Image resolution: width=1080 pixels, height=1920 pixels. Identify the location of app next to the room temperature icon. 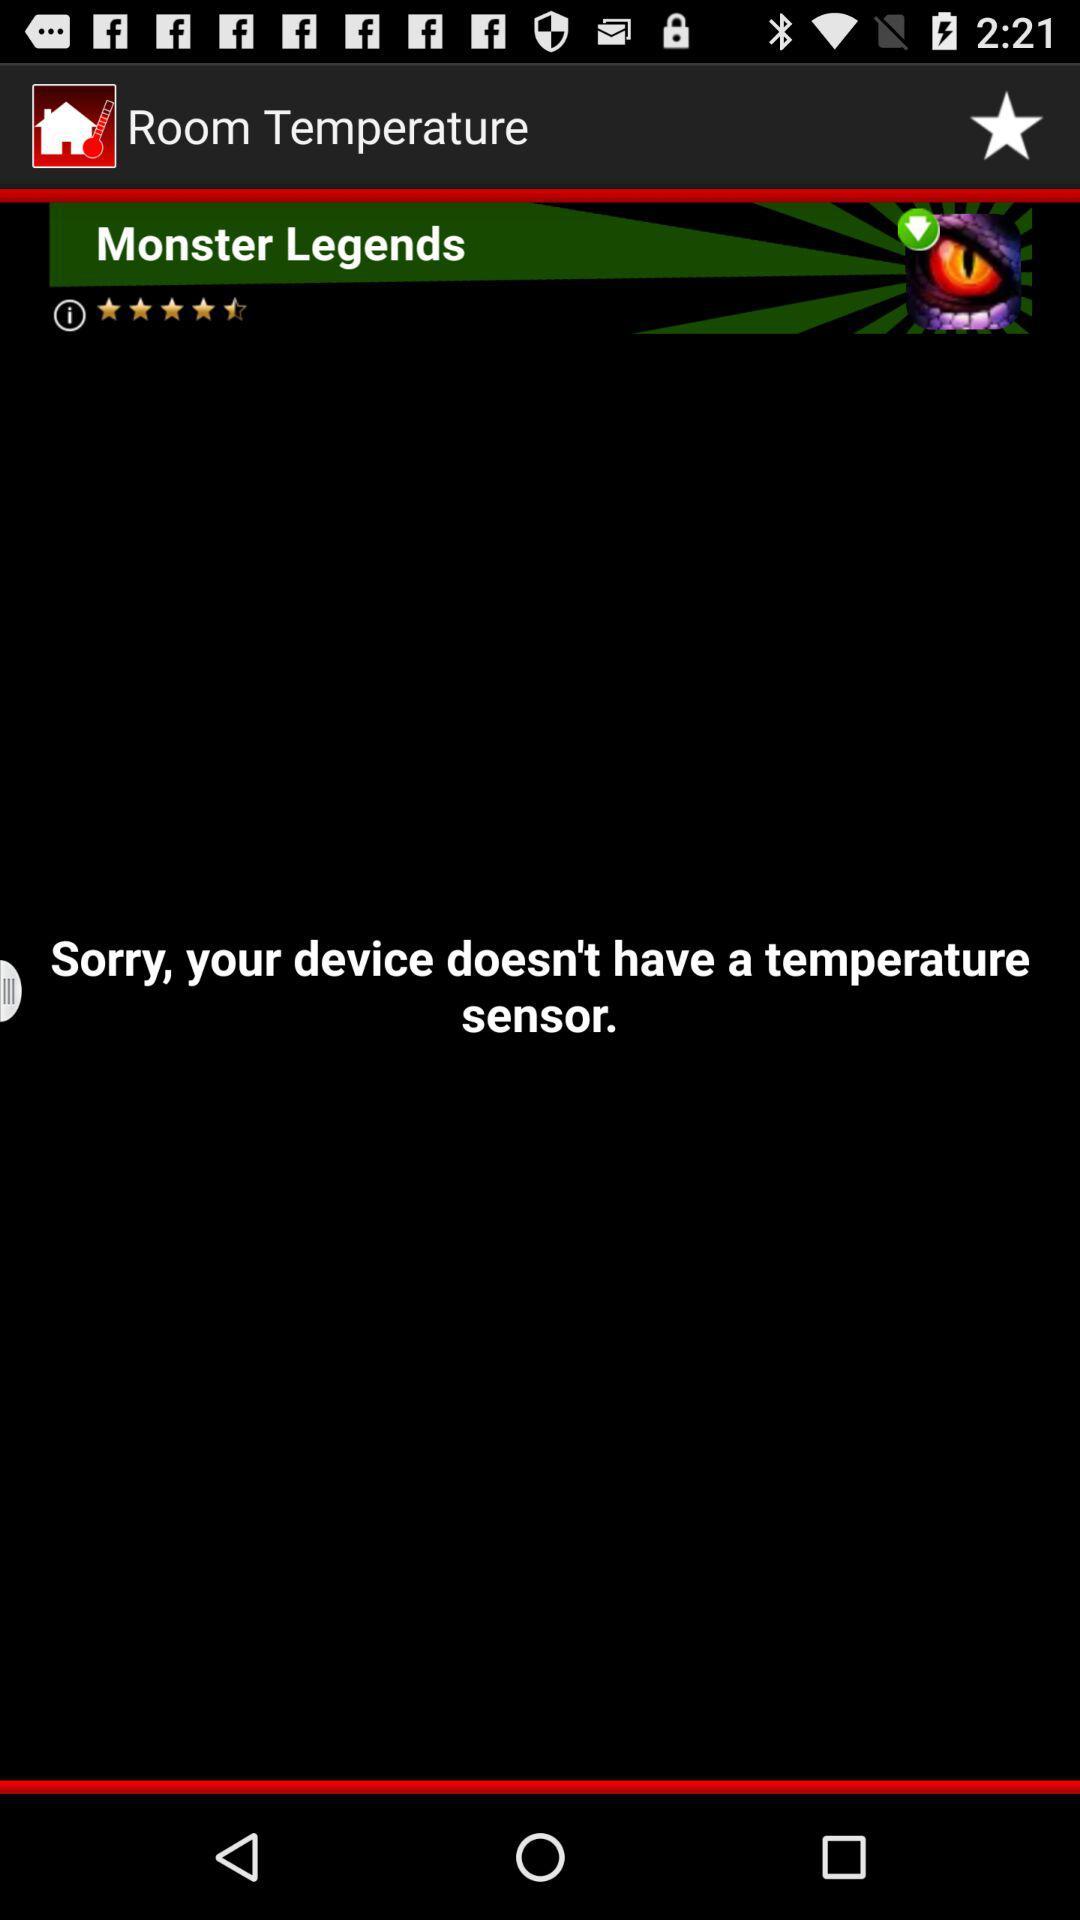
(1006, 124).